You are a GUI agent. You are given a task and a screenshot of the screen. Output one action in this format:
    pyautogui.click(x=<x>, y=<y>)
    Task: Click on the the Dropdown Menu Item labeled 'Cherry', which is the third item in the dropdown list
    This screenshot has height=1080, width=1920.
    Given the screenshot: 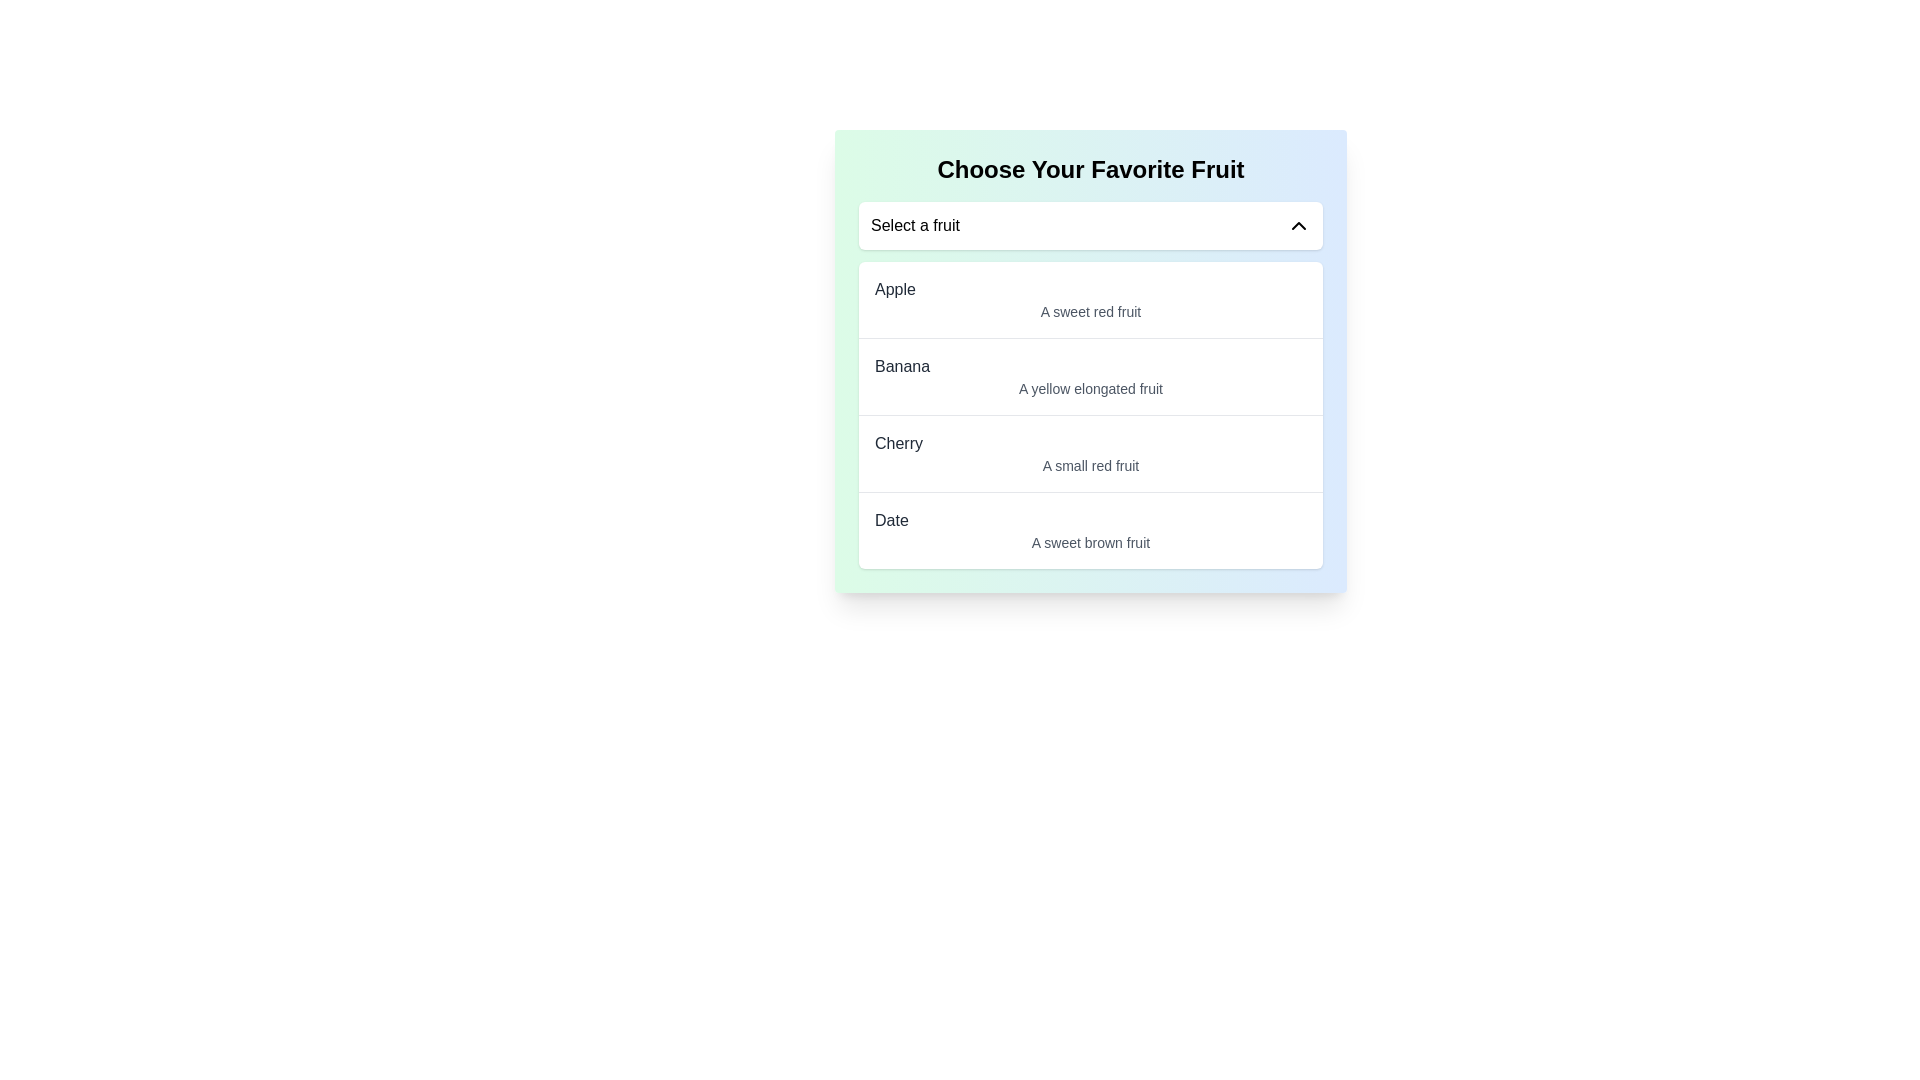 What is the action you would take?
    pyautogui.click(x=1089, y=453)
    